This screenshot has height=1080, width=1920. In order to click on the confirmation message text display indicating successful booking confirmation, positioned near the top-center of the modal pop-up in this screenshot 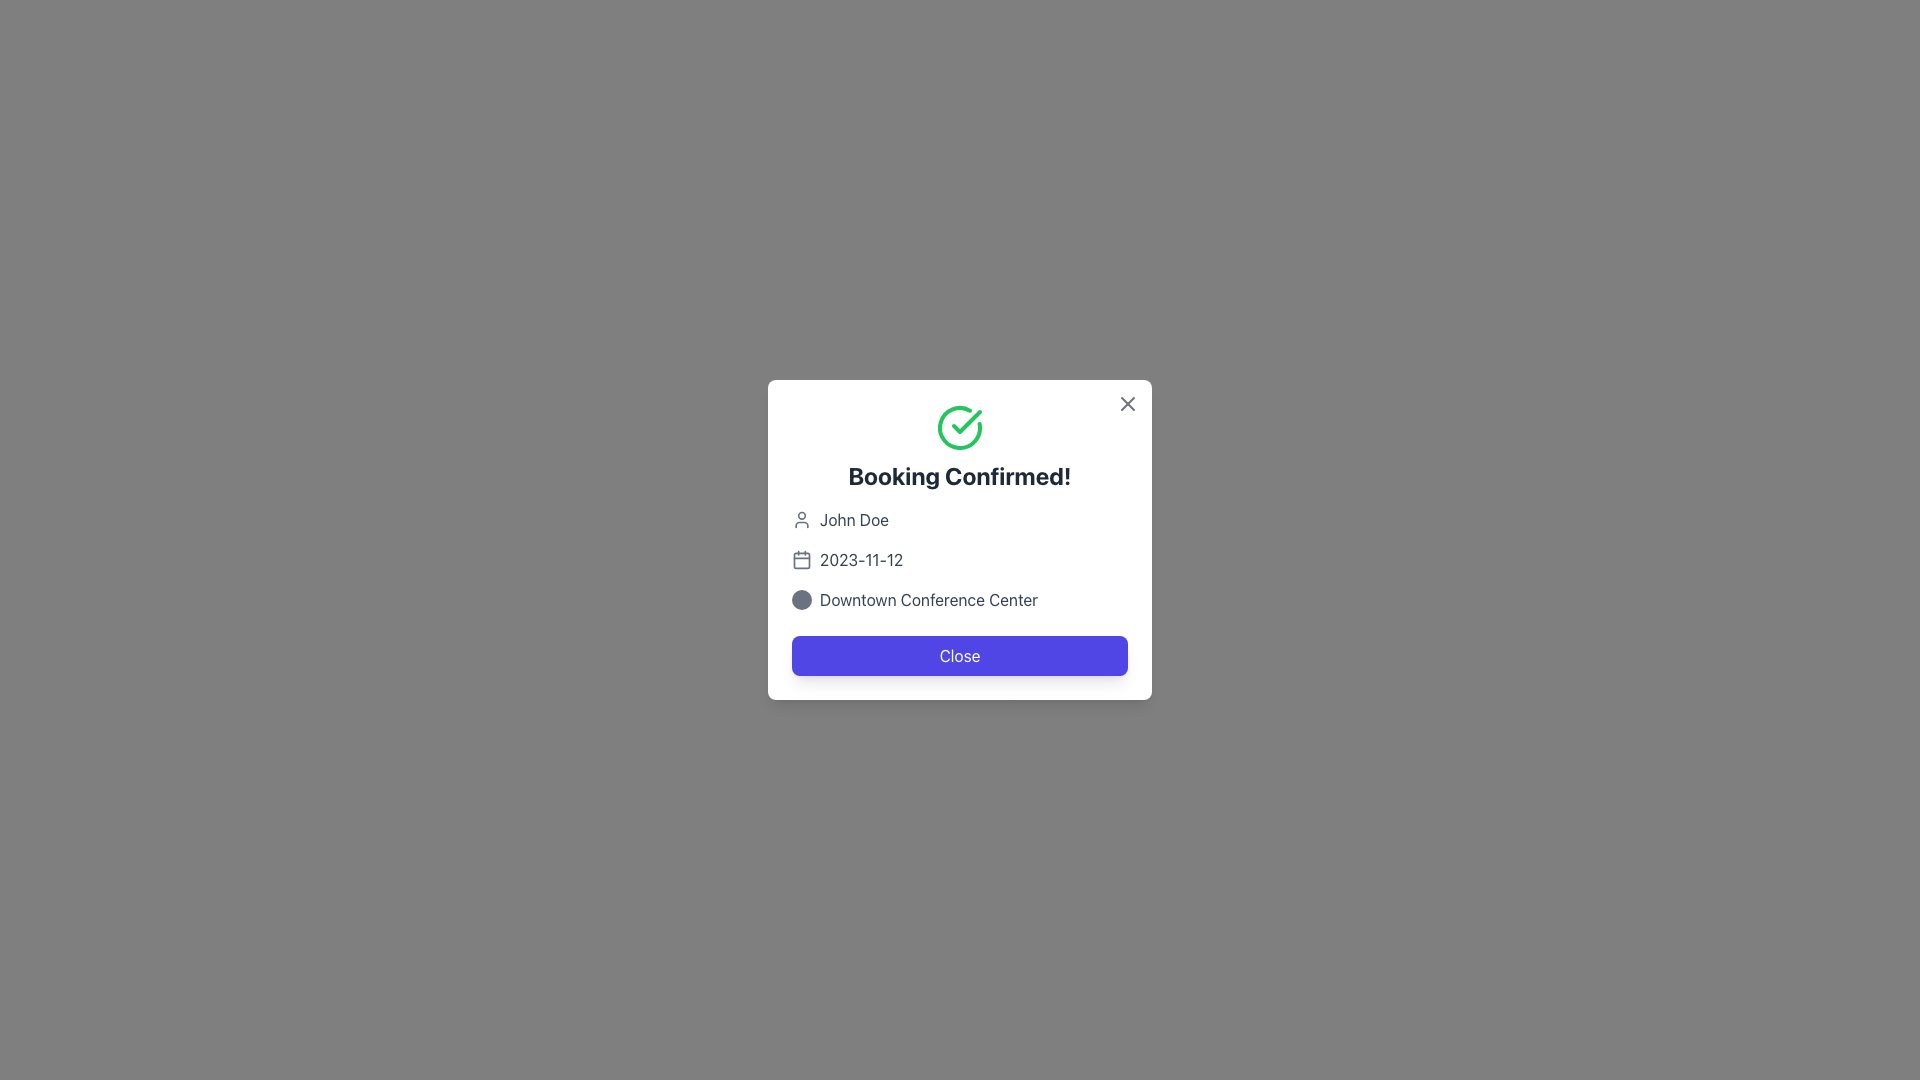, I will do `click(960, 446)`.